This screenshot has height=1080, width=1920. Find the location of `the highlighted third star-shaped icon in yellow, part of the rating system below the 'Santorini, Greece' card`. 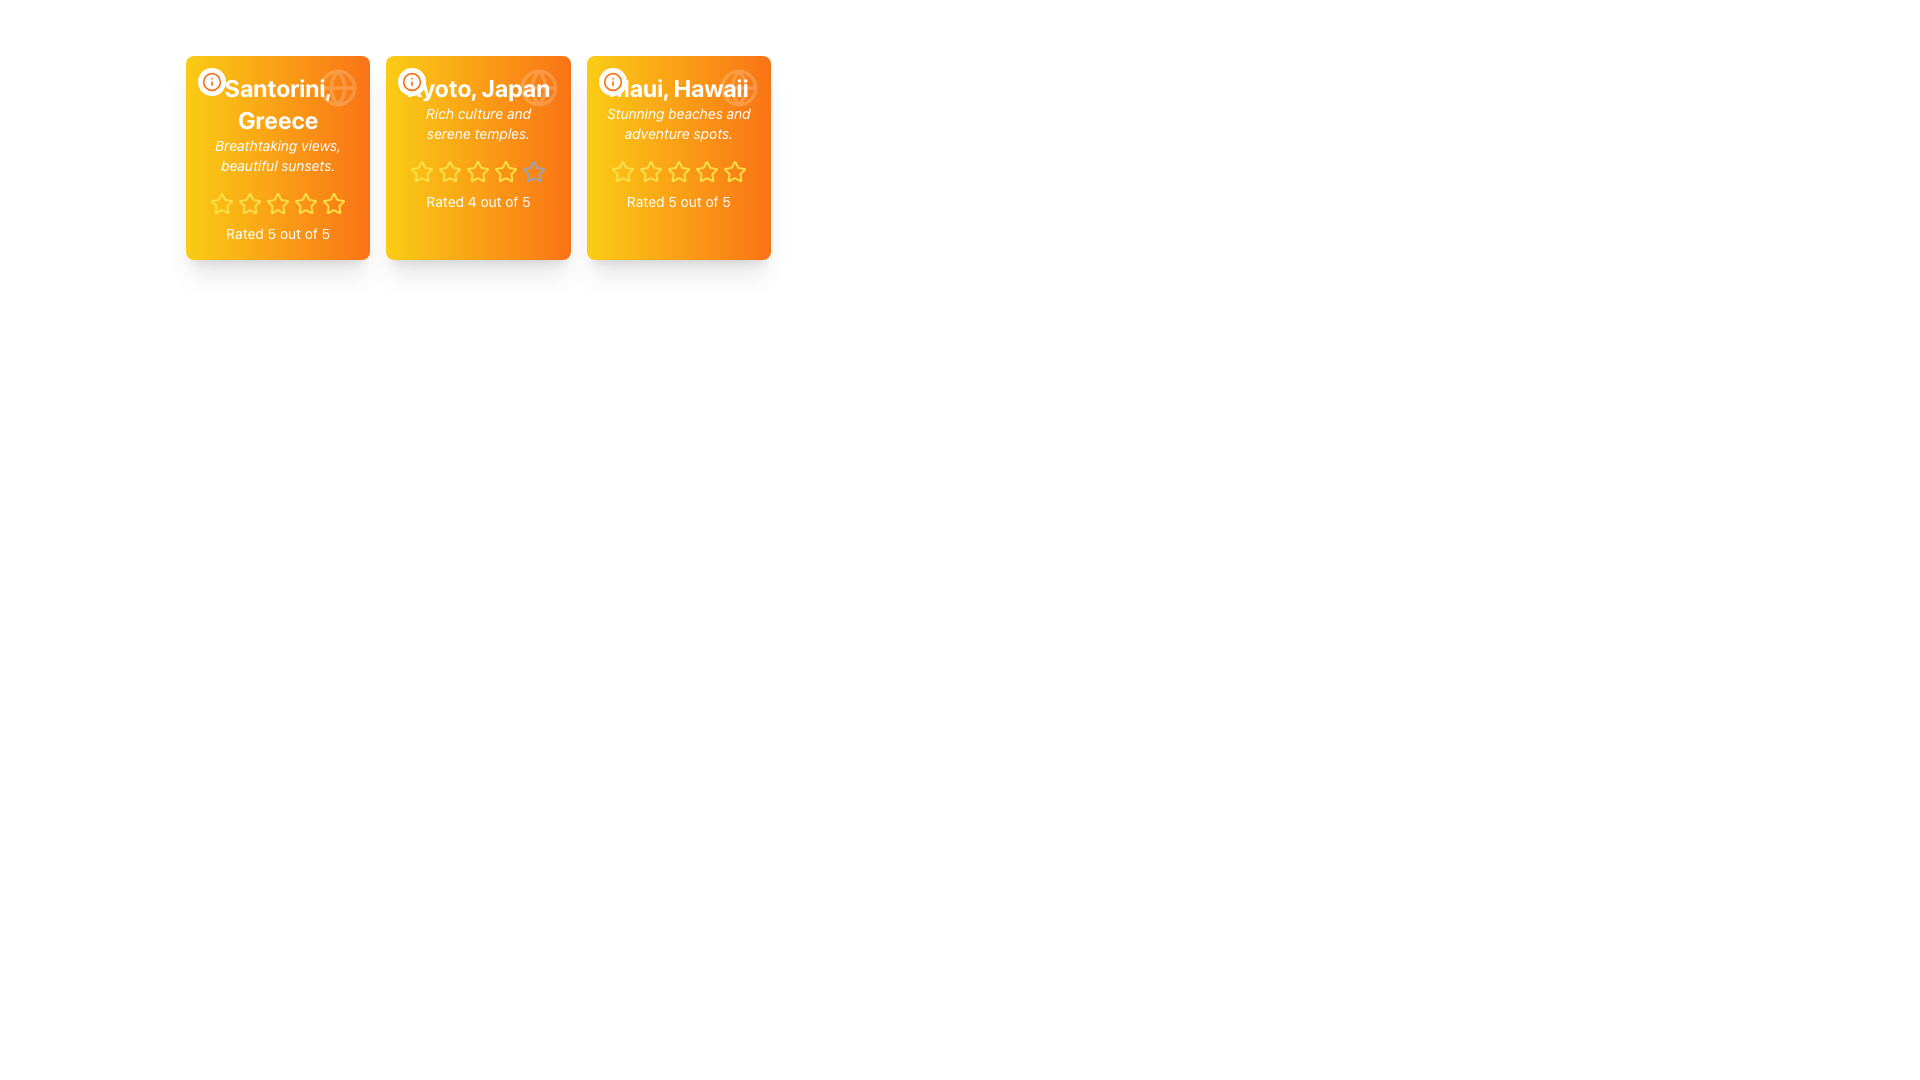

the highlighted third star-shaped icon in yellow, part of the rating system below the 'Santorini, Greece' card is located at coordinates (249, 204).